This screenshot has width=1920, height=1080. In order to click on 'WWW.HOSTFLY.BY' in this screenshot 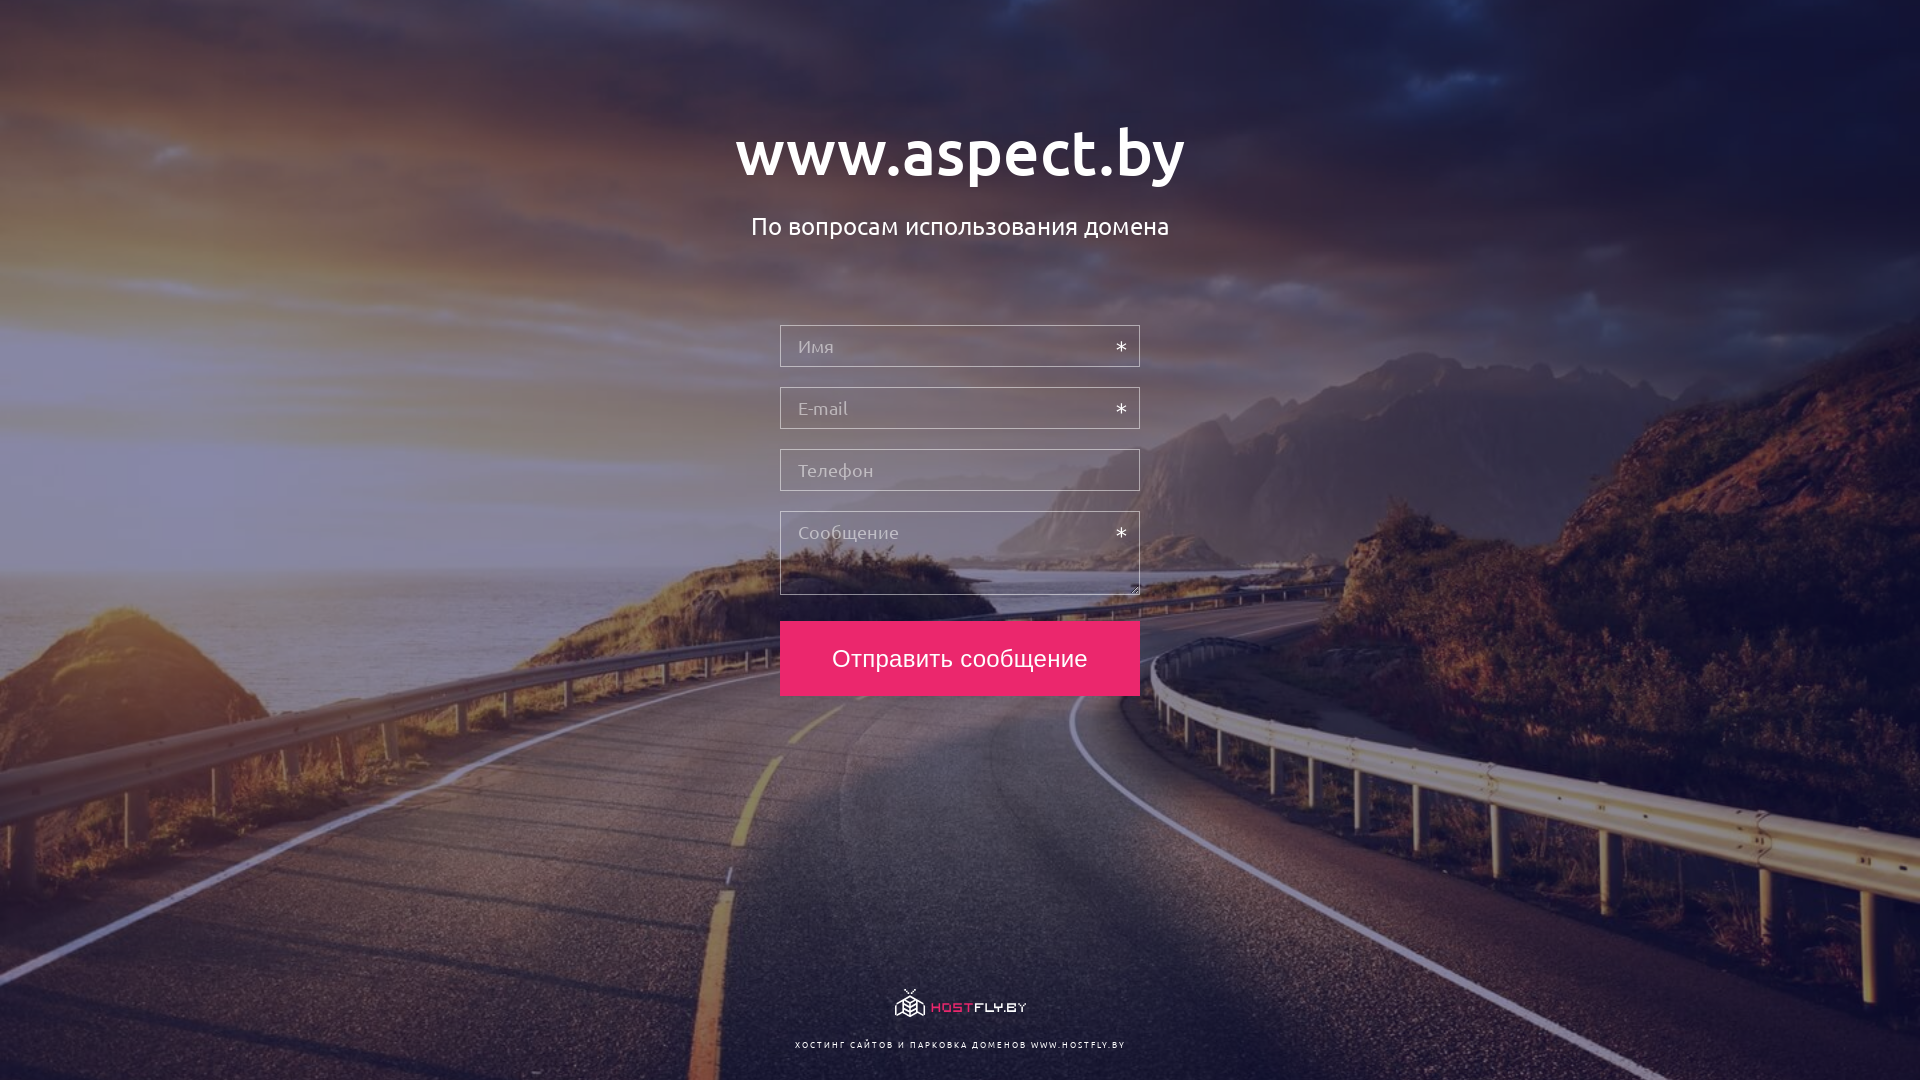, I will do `click(1076, 1043)`.